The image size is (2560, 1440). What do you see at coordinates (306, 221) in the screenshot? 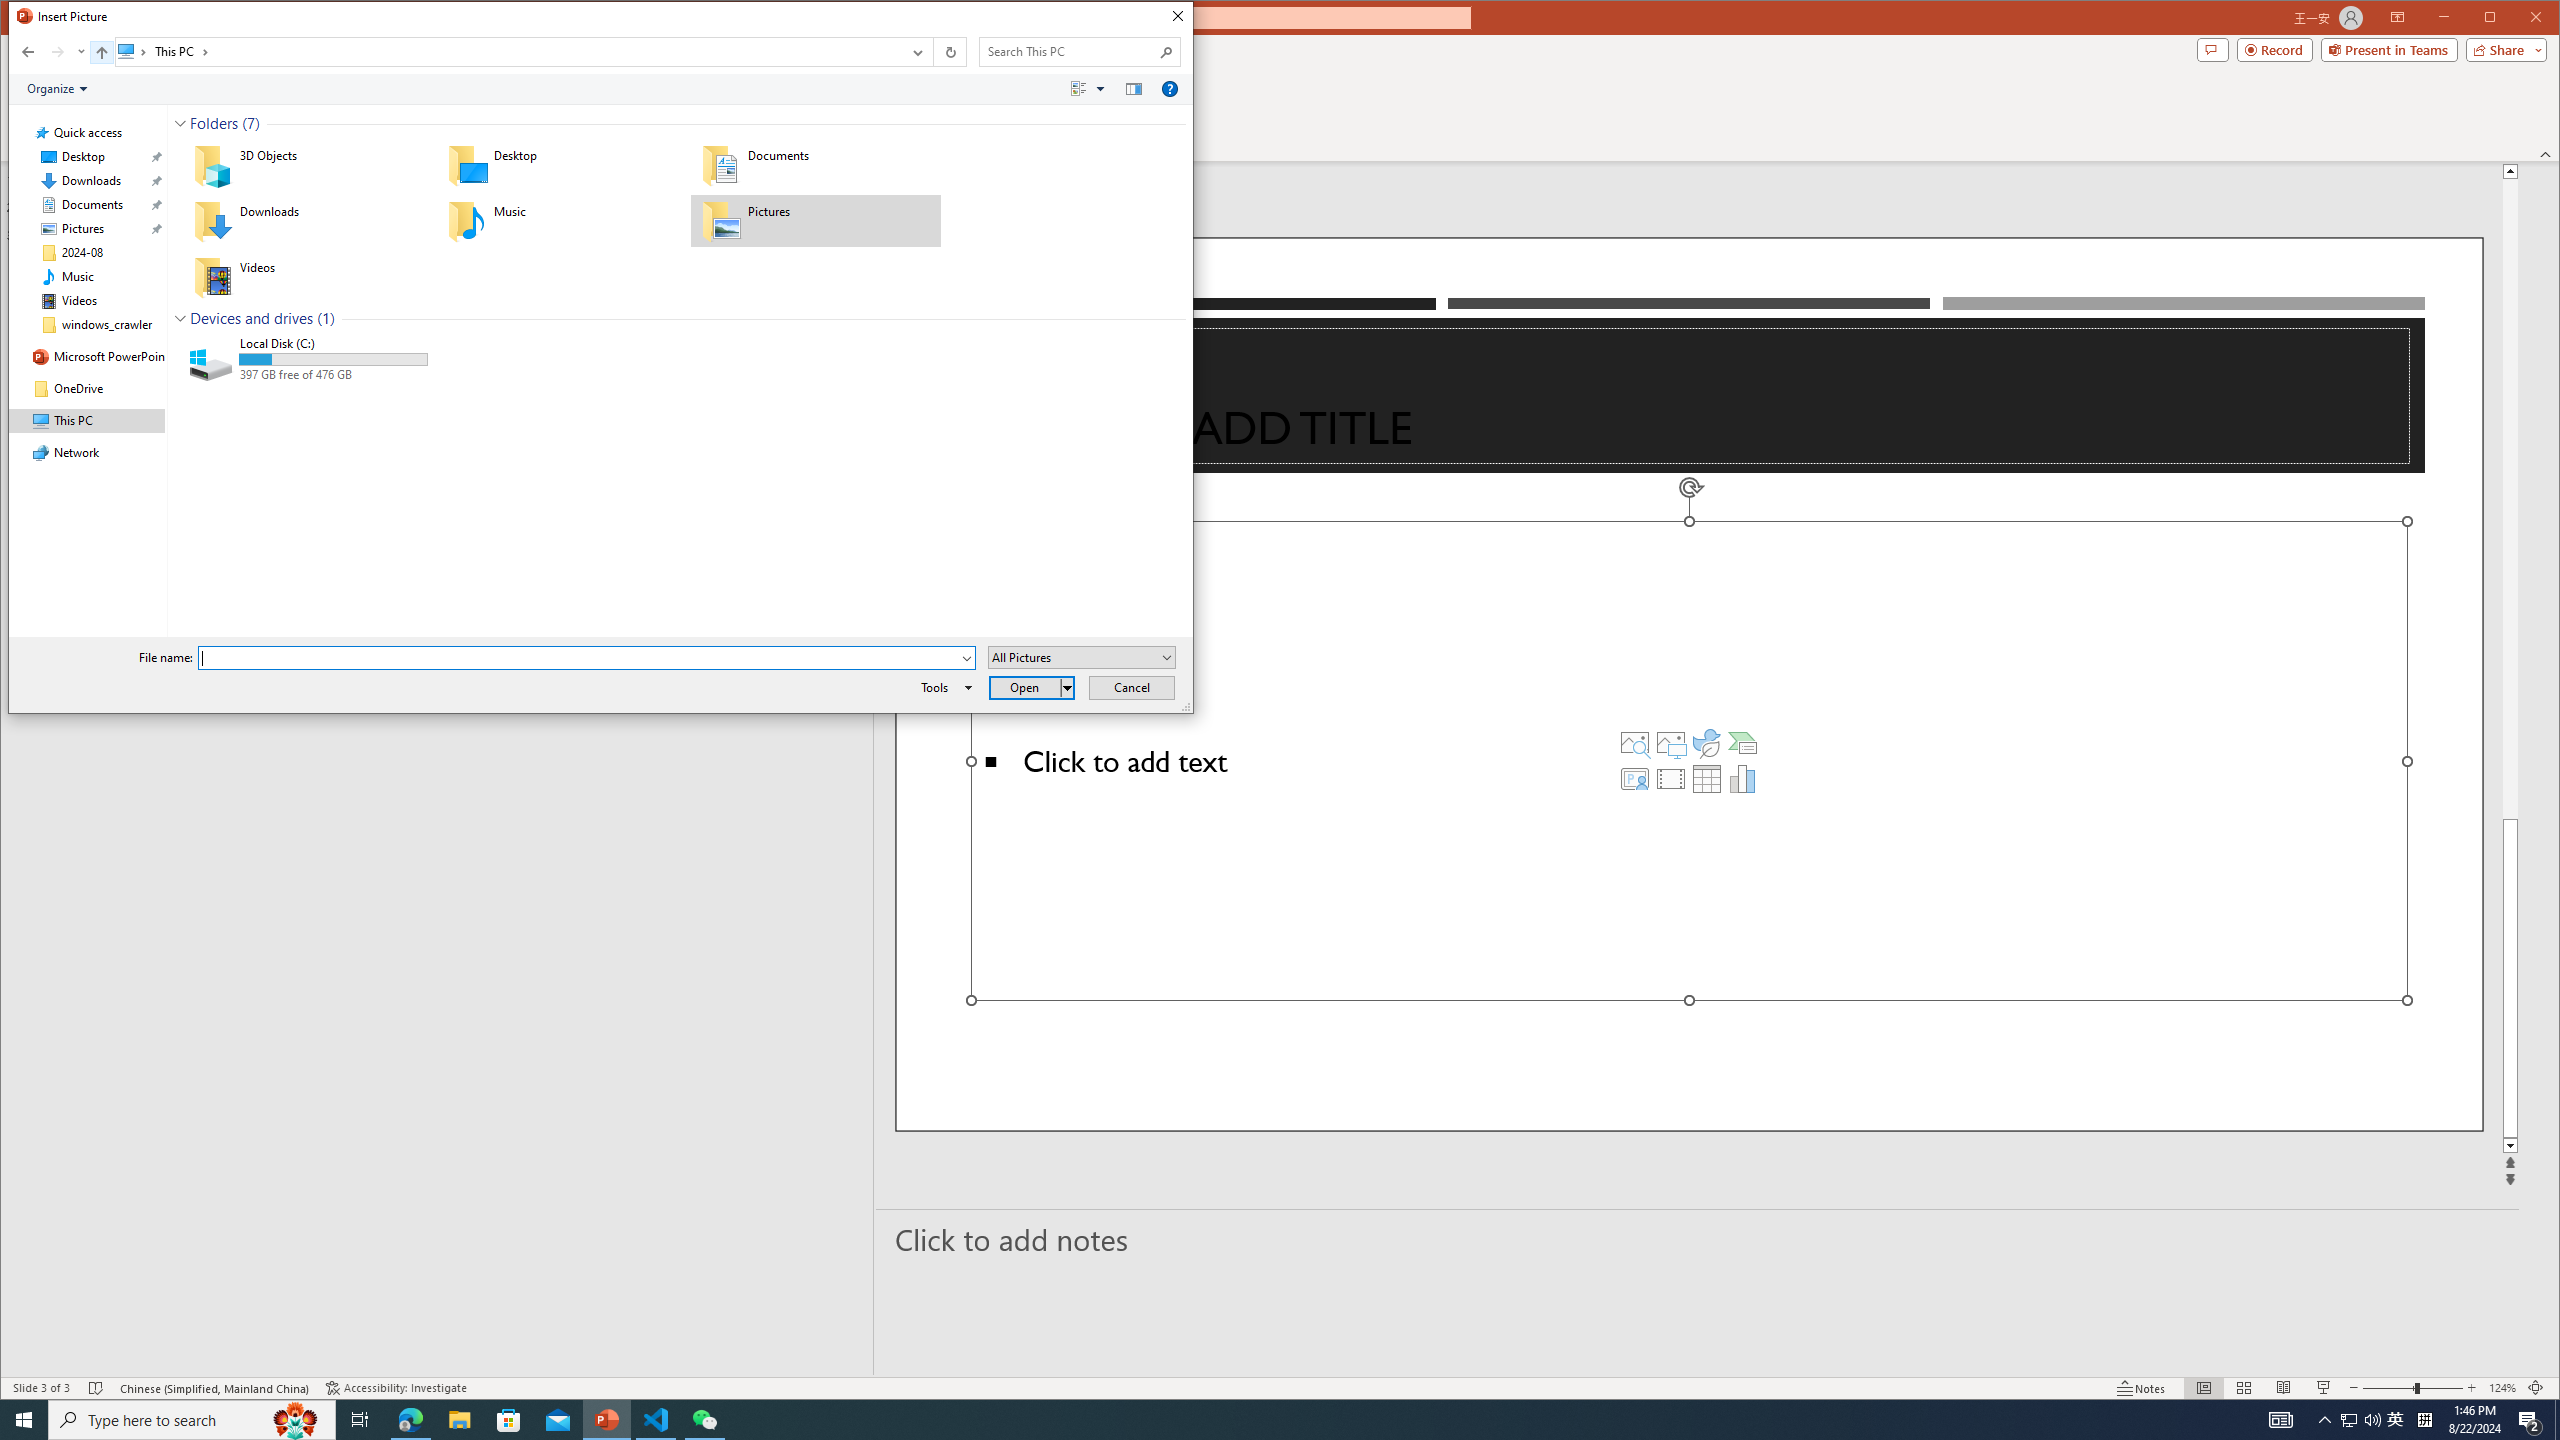
I see `'Downloads'` at bounding box center [306, 221].